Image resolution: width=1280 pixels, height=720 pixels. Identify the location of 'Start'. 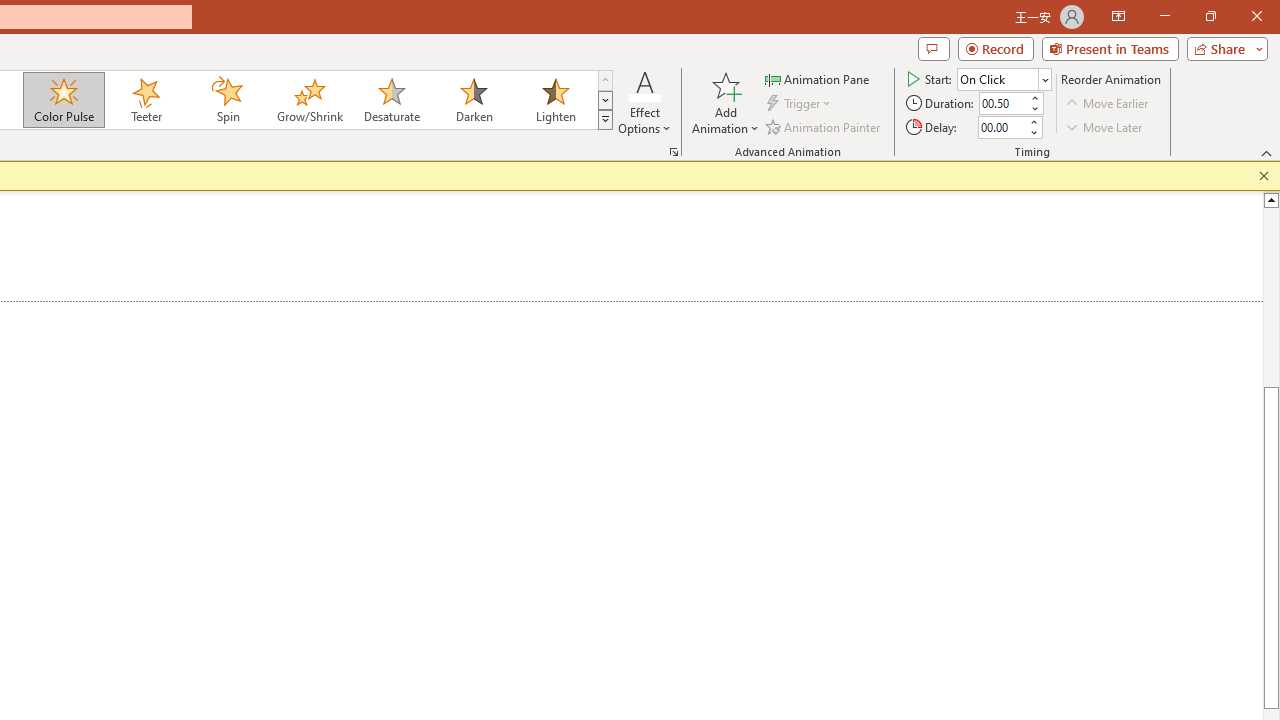
(1004, 78).